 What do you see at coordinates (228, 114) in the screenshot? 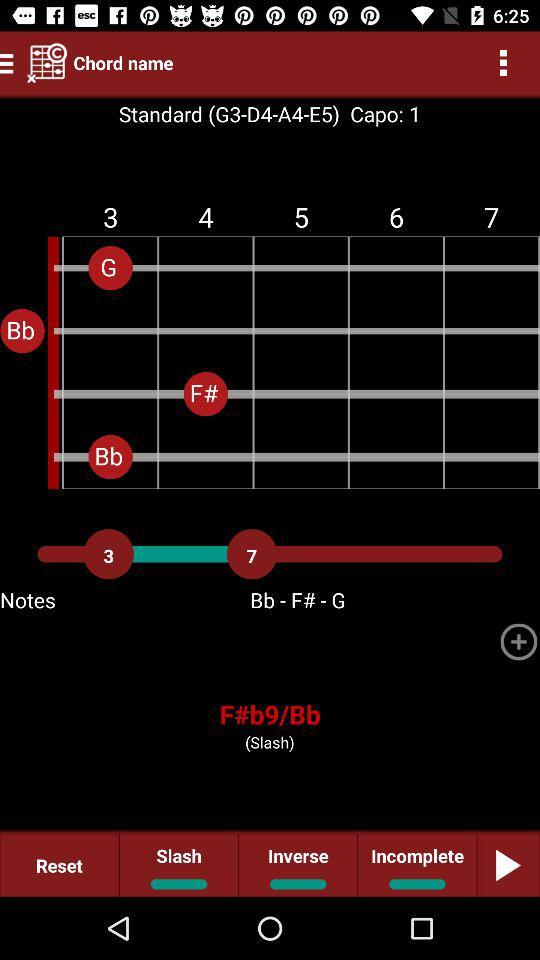
I see `the item next to   capo: 1 item` at bounding box center [228, 114].